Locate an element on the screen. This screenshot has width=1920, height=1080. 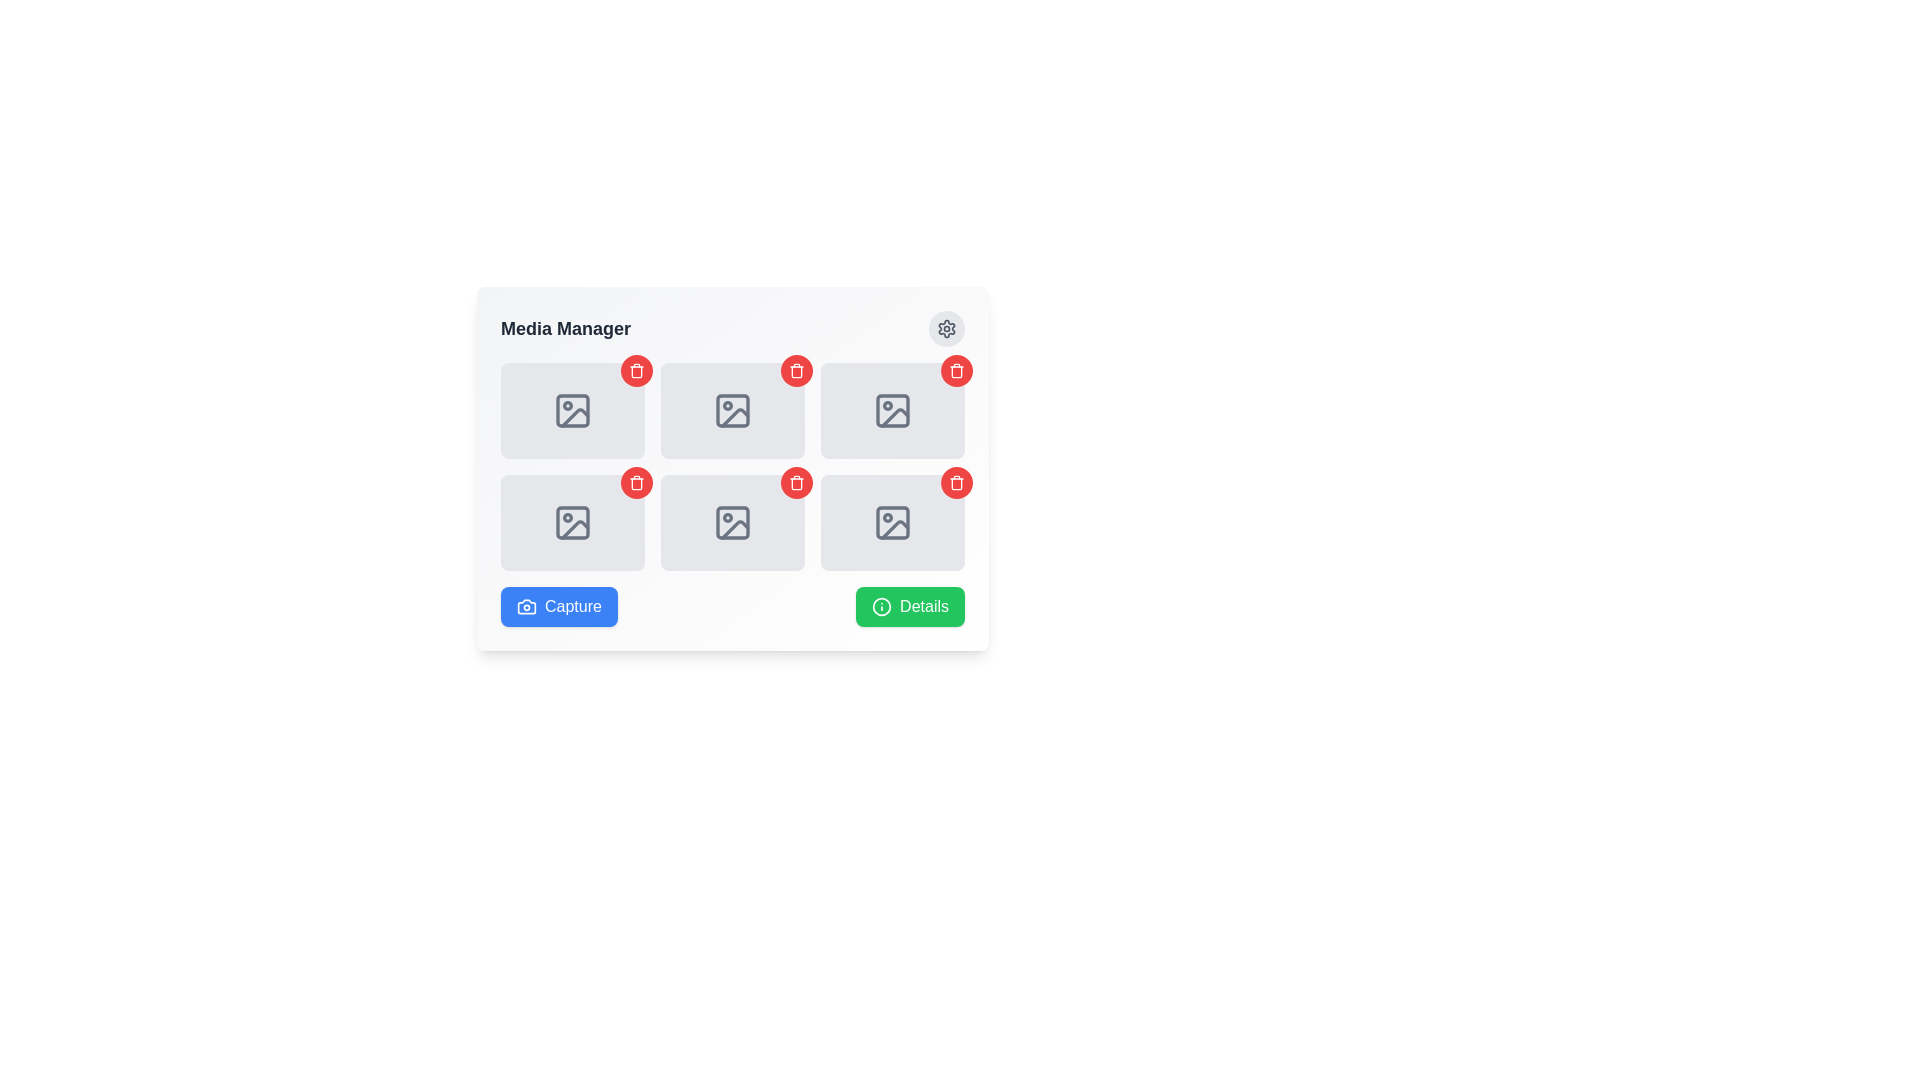
the trash can icon with a rectangular body and white outline located in the second row and first column of the grid is located at coordinates (636, 371).